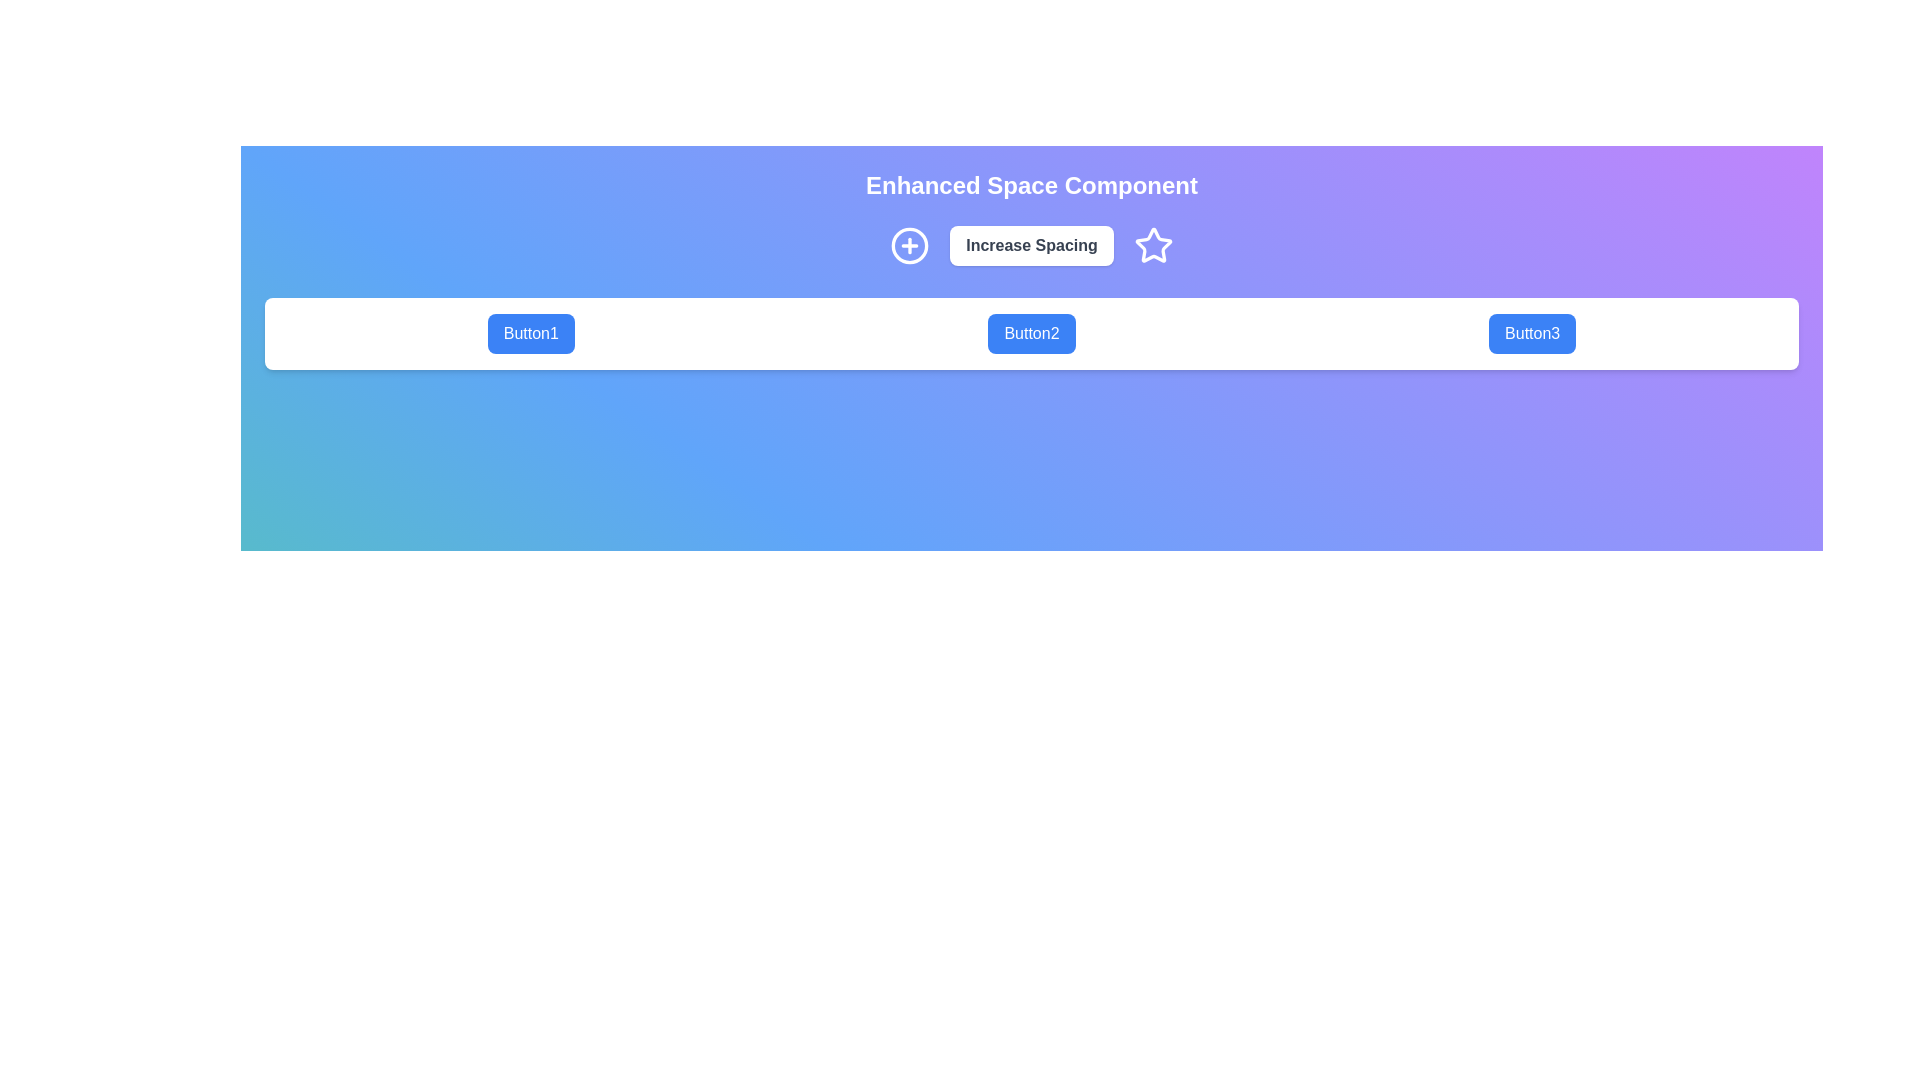 The width and height of the screenshot is (1920, 1080). Describe the element at coordinates (1531, 333) in the screenshot. I see `the third button in a row of three buttons` at that location.